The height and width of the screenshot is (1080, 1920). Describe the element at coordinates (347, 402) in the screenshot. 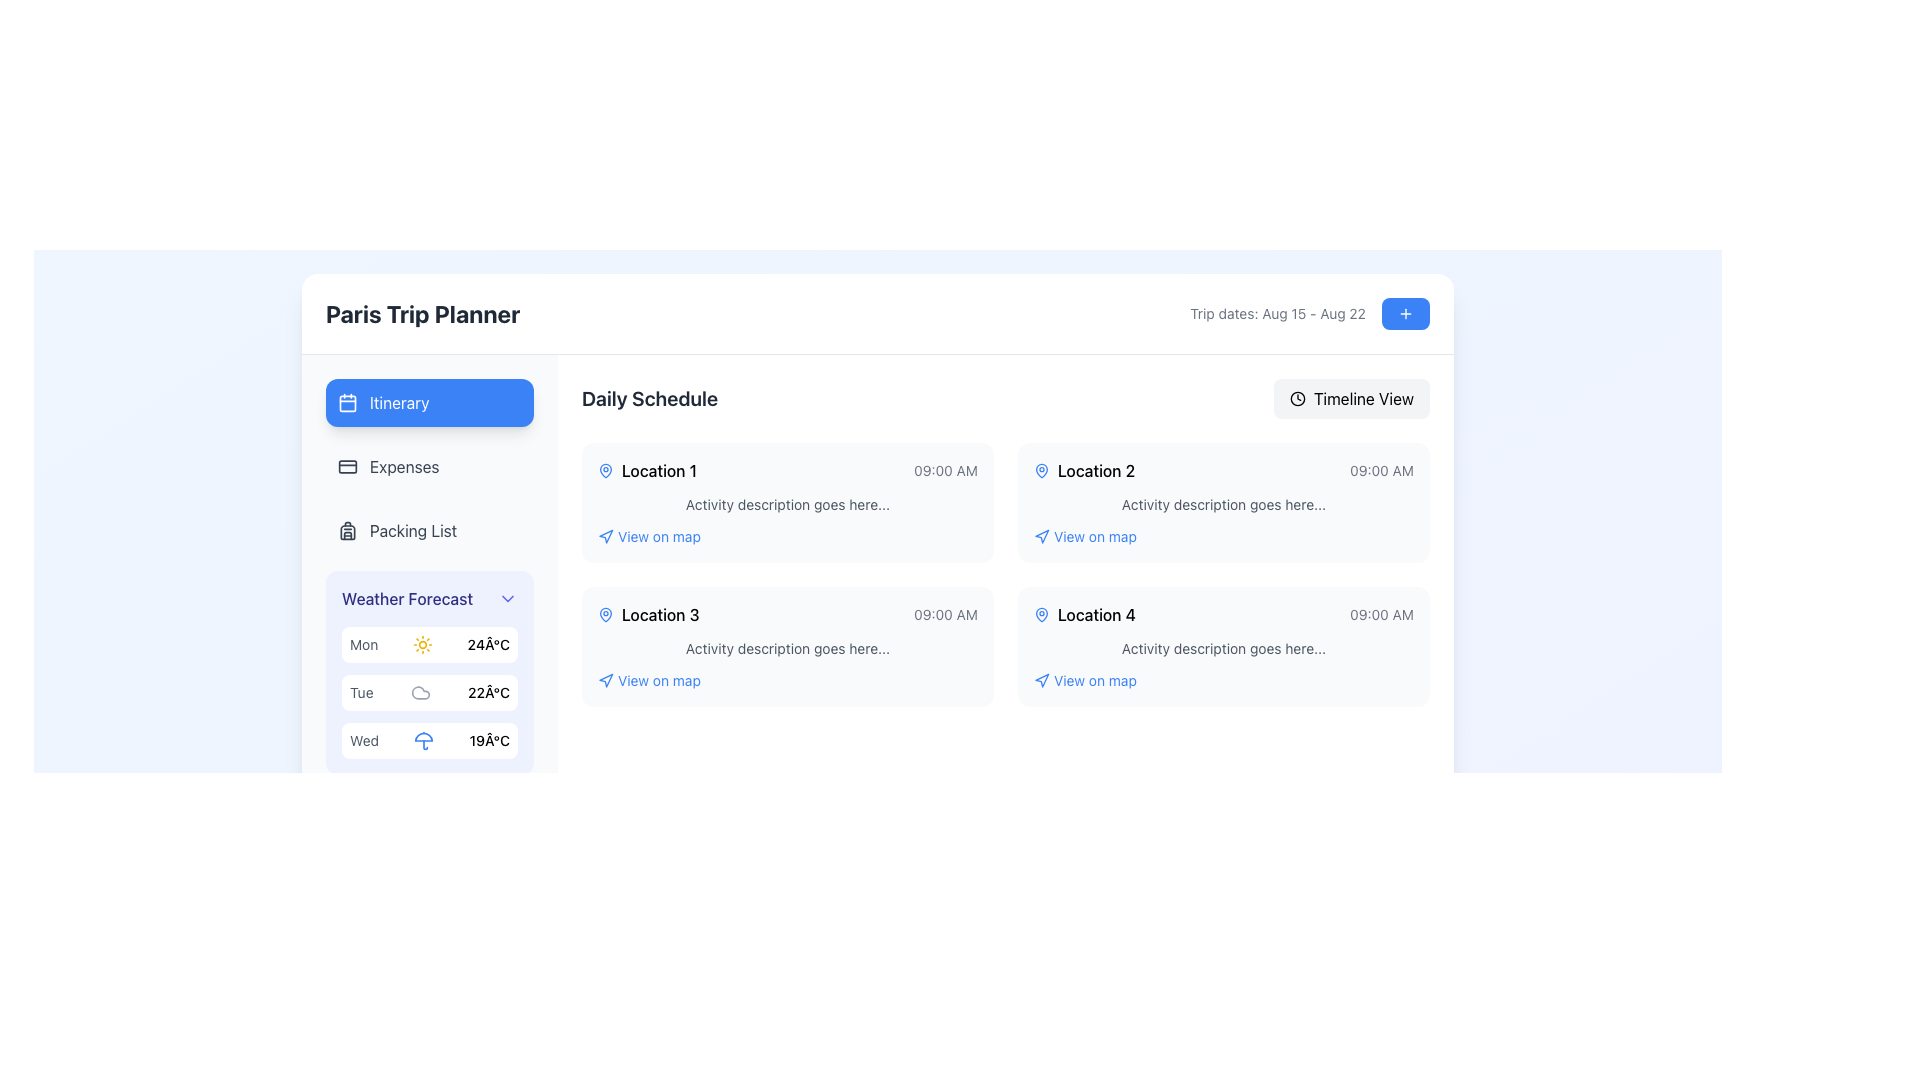

I see `the calendar icon that represents the 'Itinerary' button in the left-side navigation menu` at that location.